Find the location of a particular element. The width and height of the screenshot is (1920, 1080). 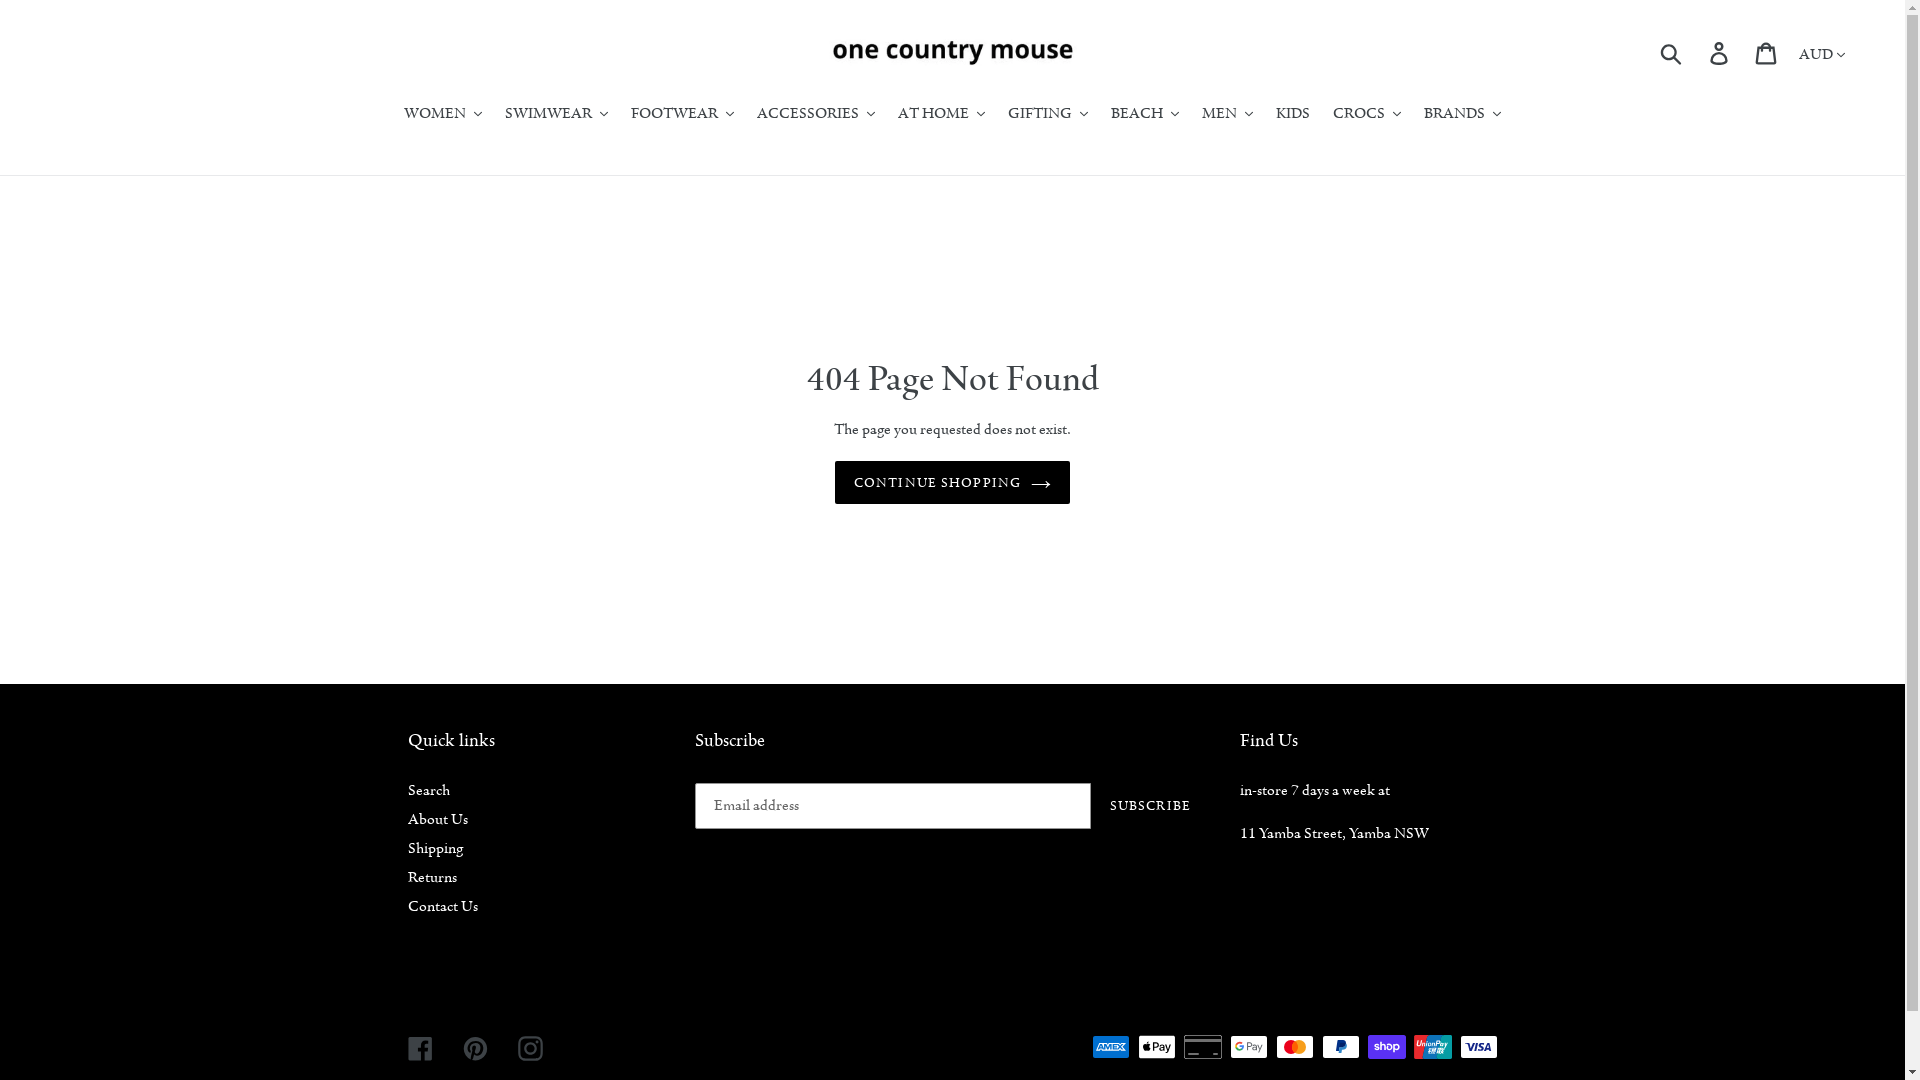

'CONTINUE SHOPPING' is located at coordinates (951, 482).